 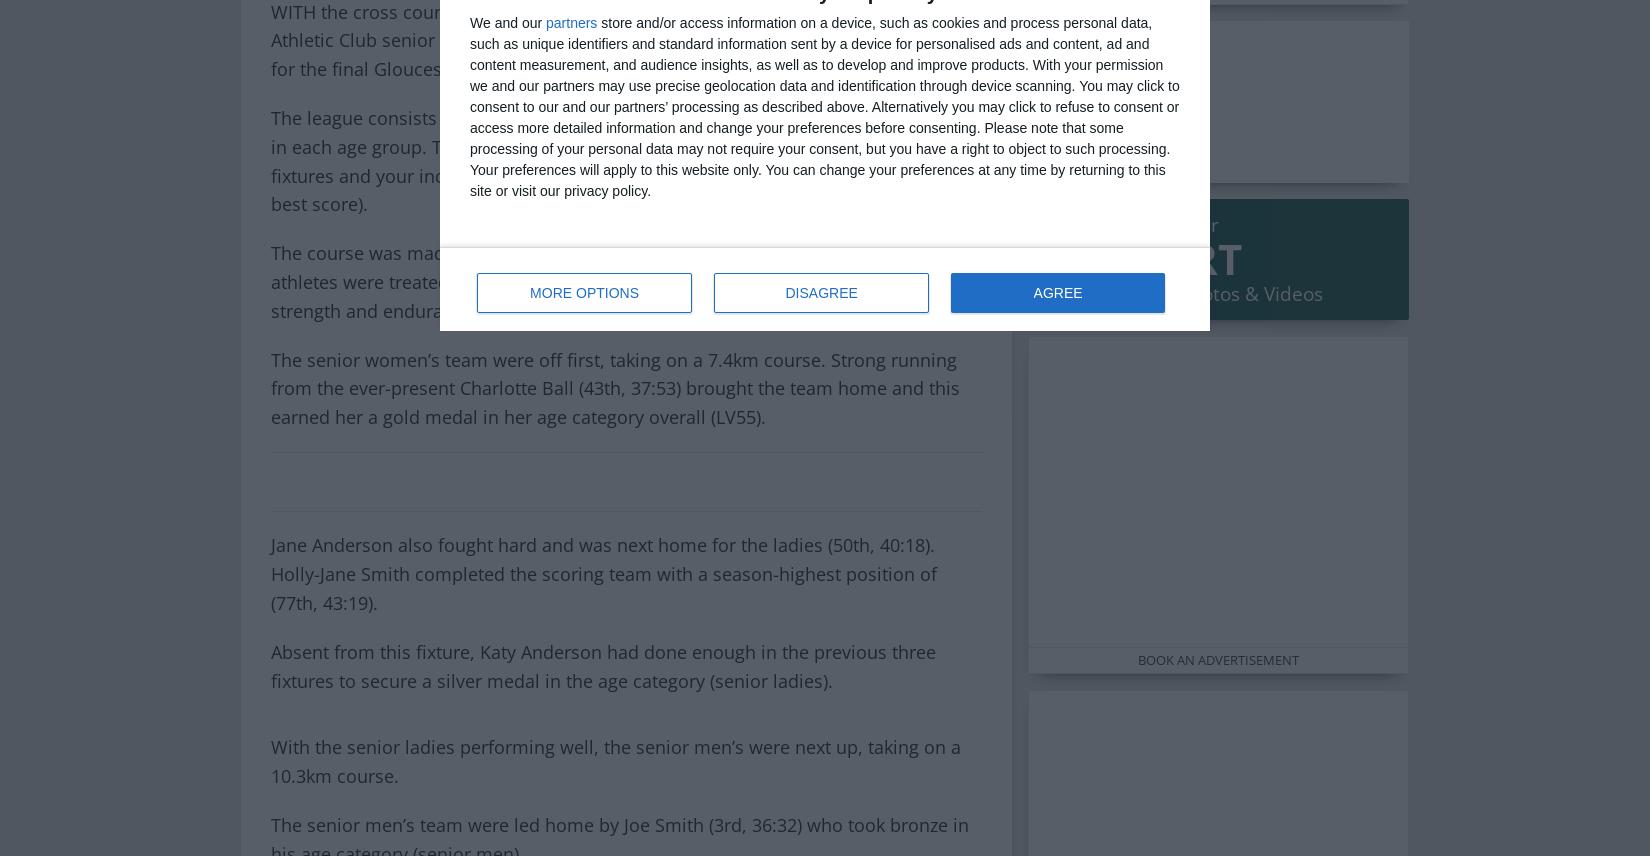 I want to click on 'The senior women’s team were off first, taking on a 7.4km course. Strong running from the ever-present Charlotte Ball (43th, 37:53) brought the team home and this earned her a gold medal in her age category overall (LV55).', so click(x=614, y=388).